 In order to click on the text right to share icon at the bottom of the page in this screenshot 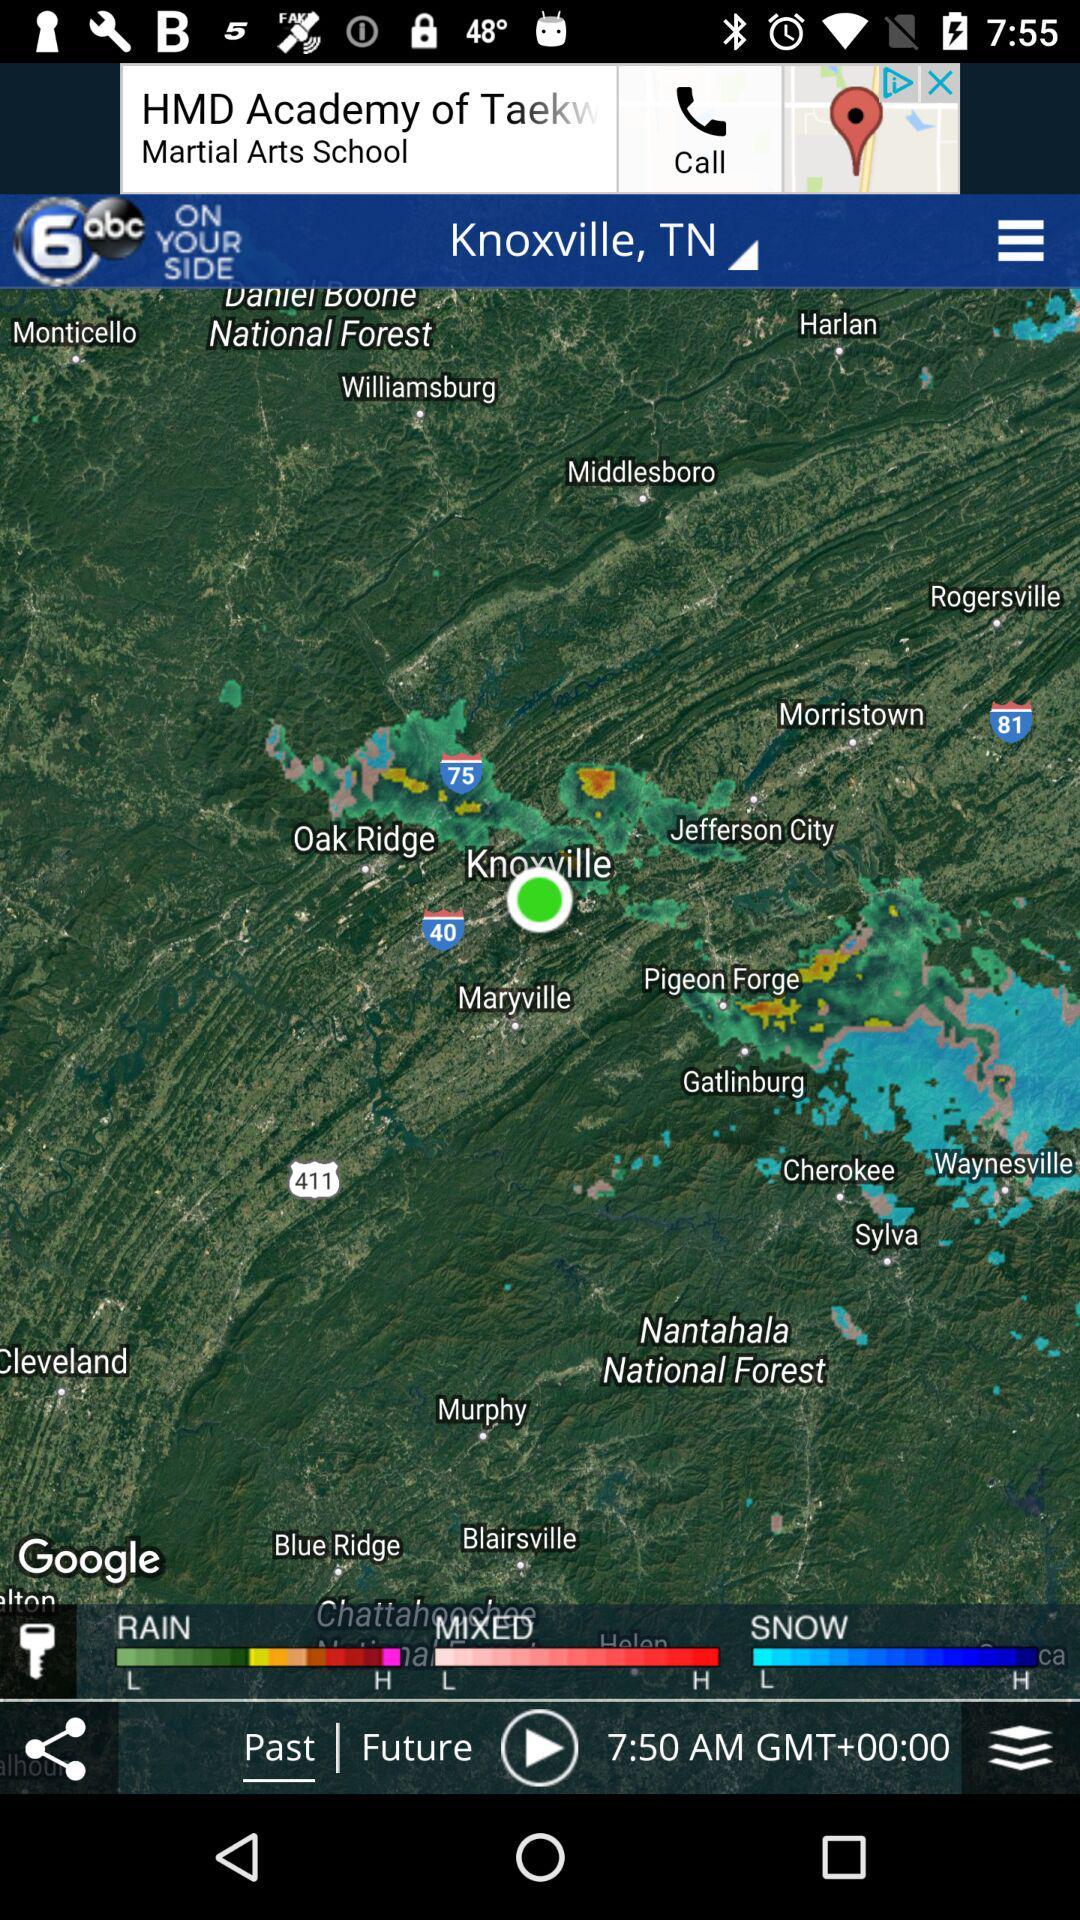, I will do `click(278, 1746)`.